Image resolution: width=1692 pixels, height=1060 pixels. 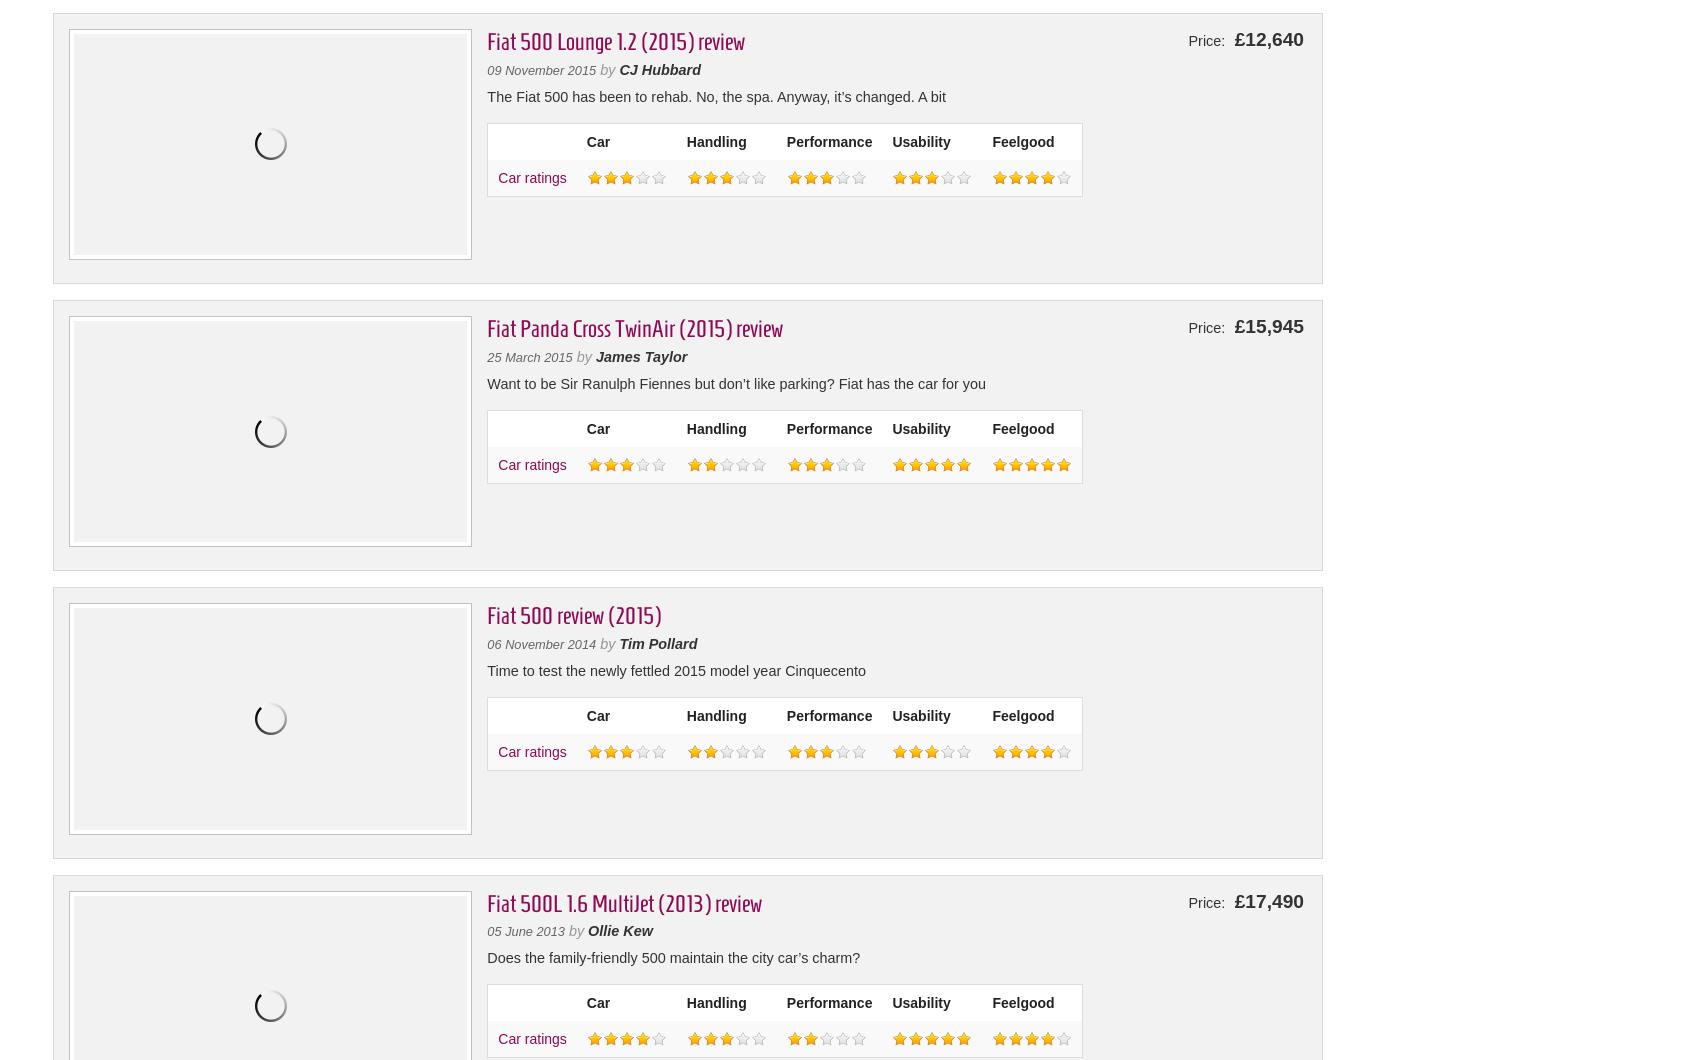 What do you see at coordinates (634, 329) in the screenshot?
I see `'Fiat Panda Cross TwinAir (2015) review'` at bounding box center [634, 329].